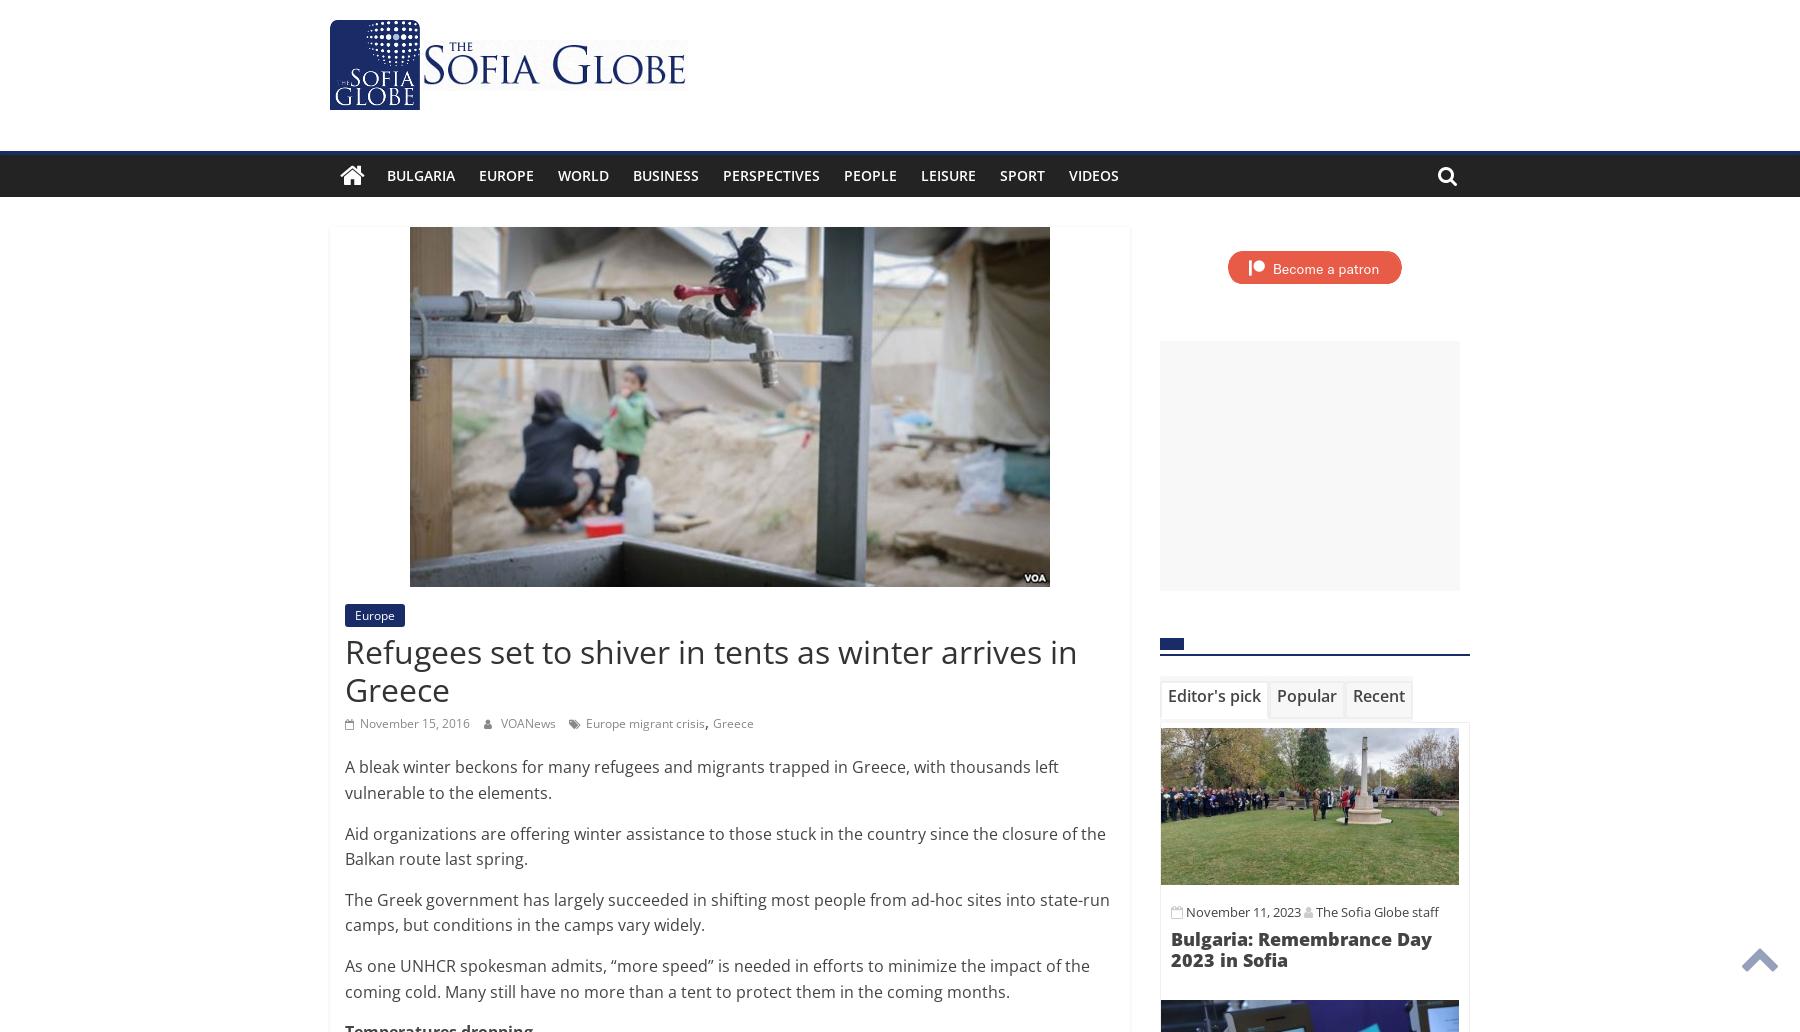 This screenshot has width=1800, height=1032. I want to click on 'November 15, 2016', so click(415, 721).